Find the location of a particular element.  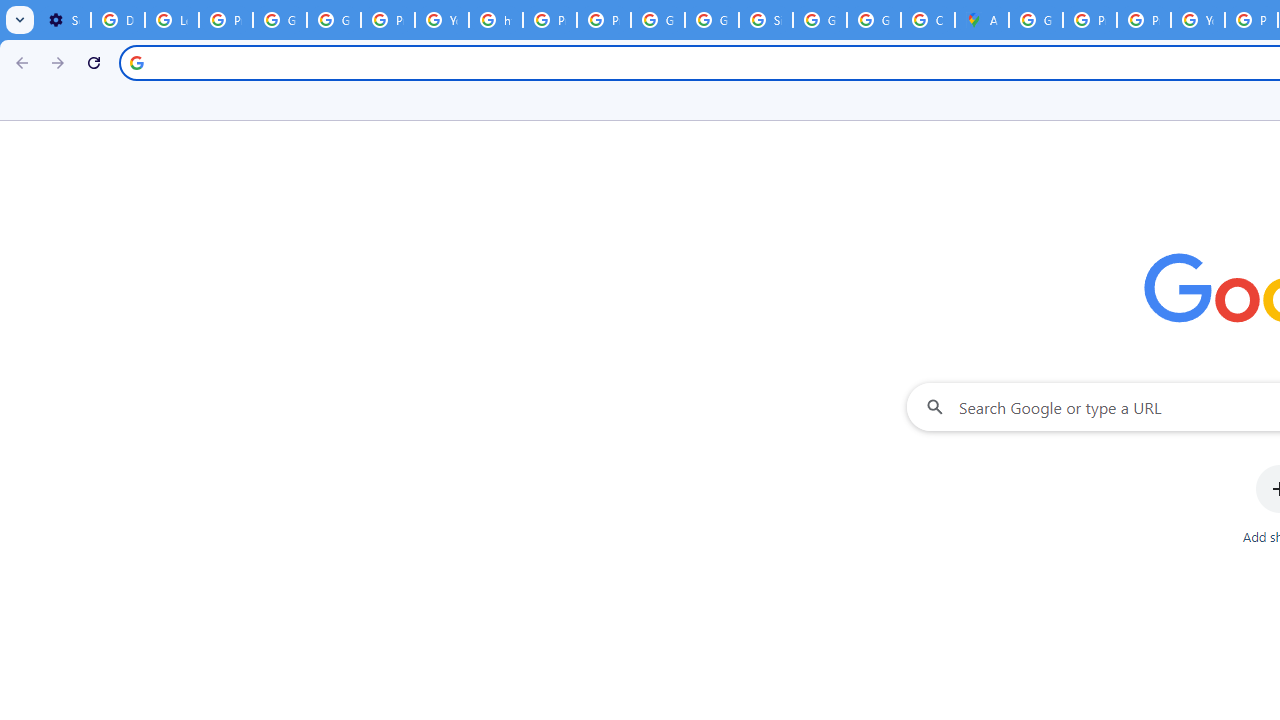

'Privacy Help Center - Policies Help' is located at coordinates (1088, 20).